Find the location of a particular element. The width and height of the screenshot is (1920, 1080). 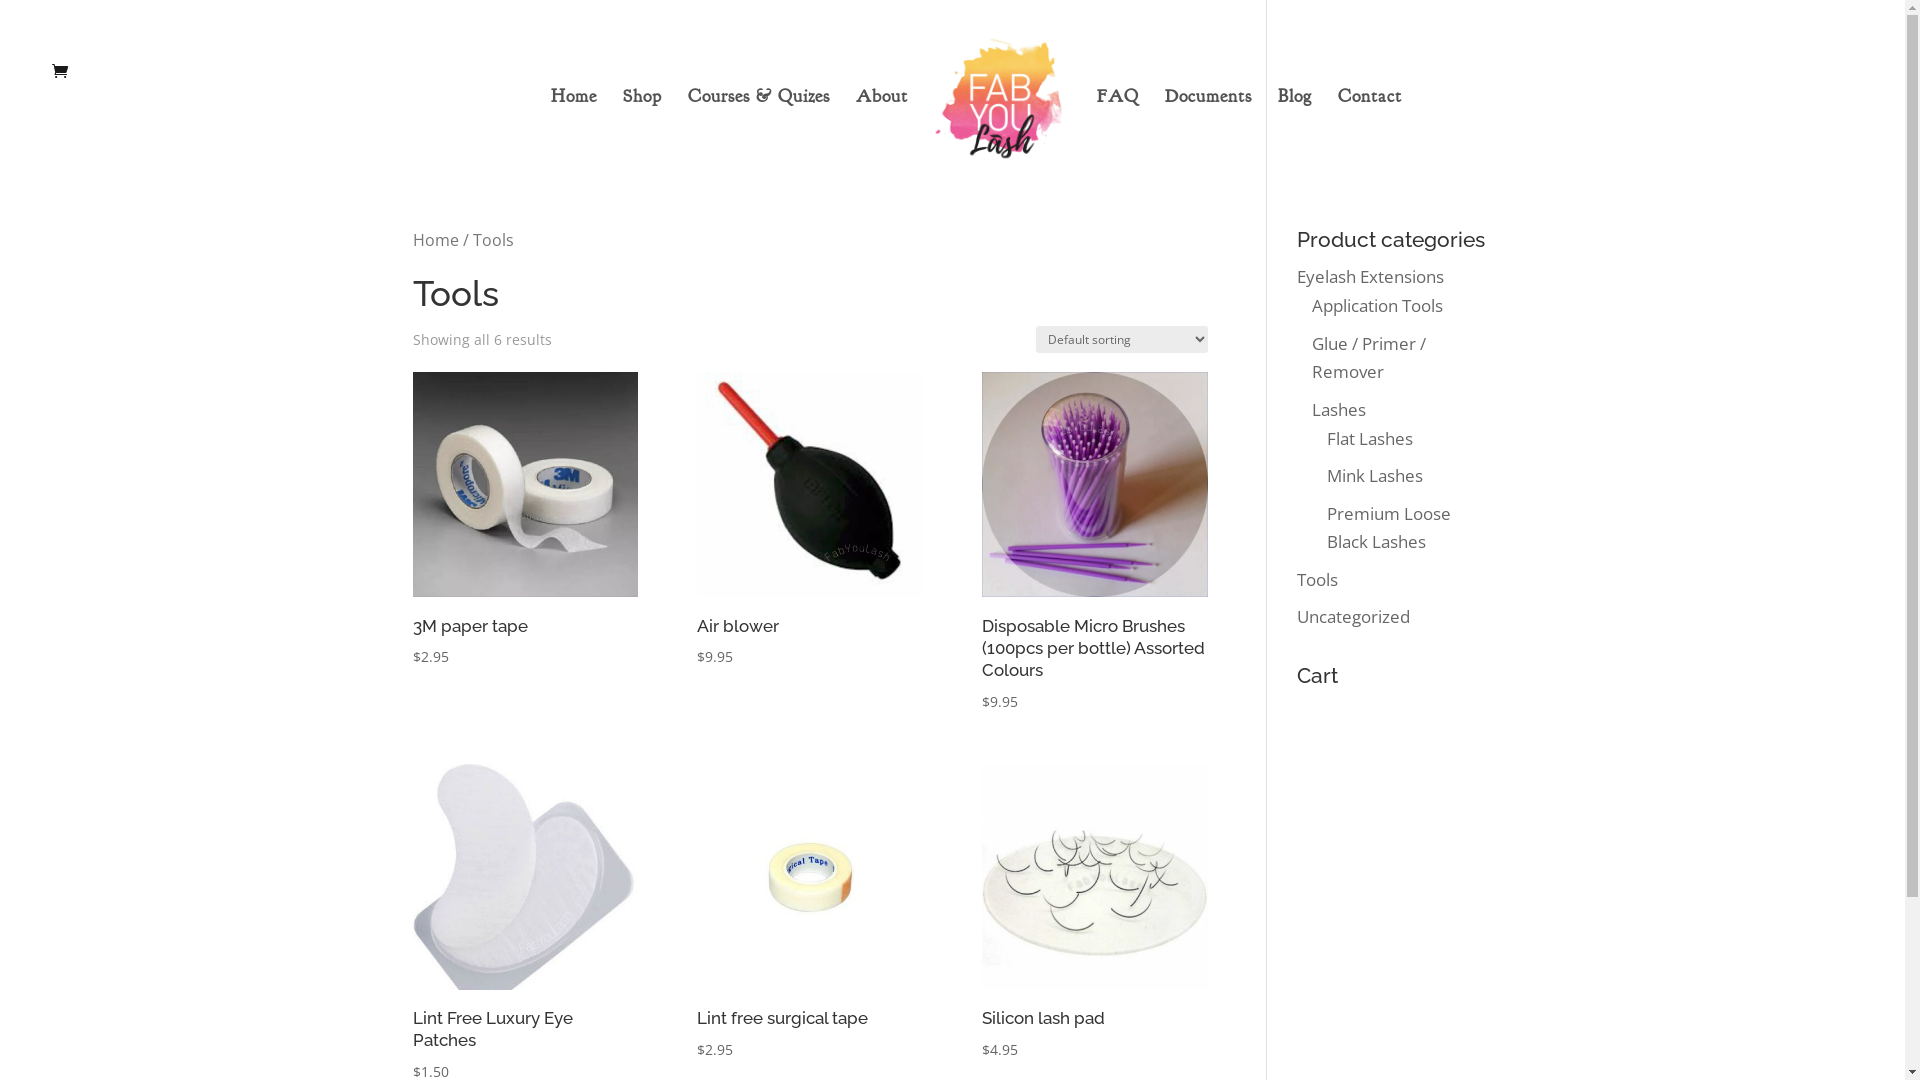

'Silicon lash pad is located at coordinates (1093, 912).